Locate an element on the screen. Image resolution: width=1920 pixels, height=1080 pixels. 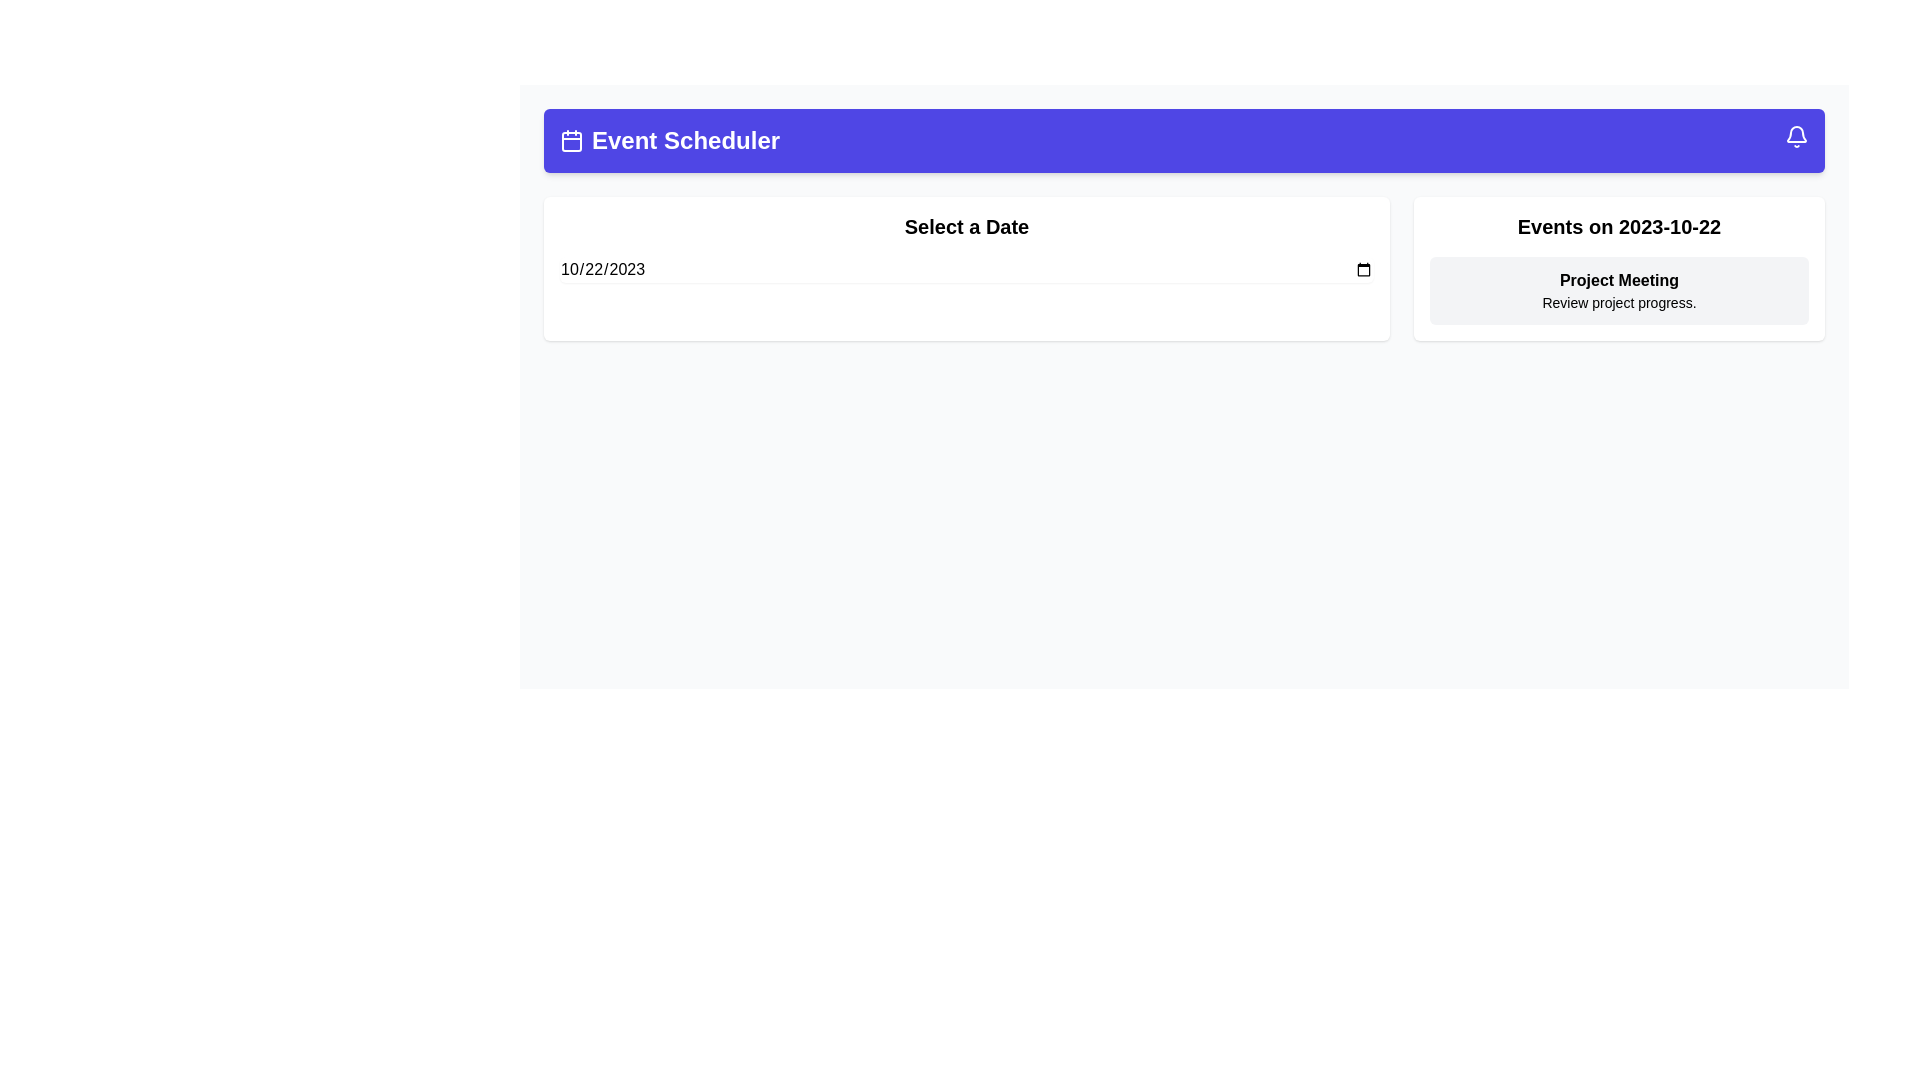
the rectangular SVG component representing the active date within the calendar icon, located to the left of the 'Event Scheduler' header text is located at coordinates (570, 141).